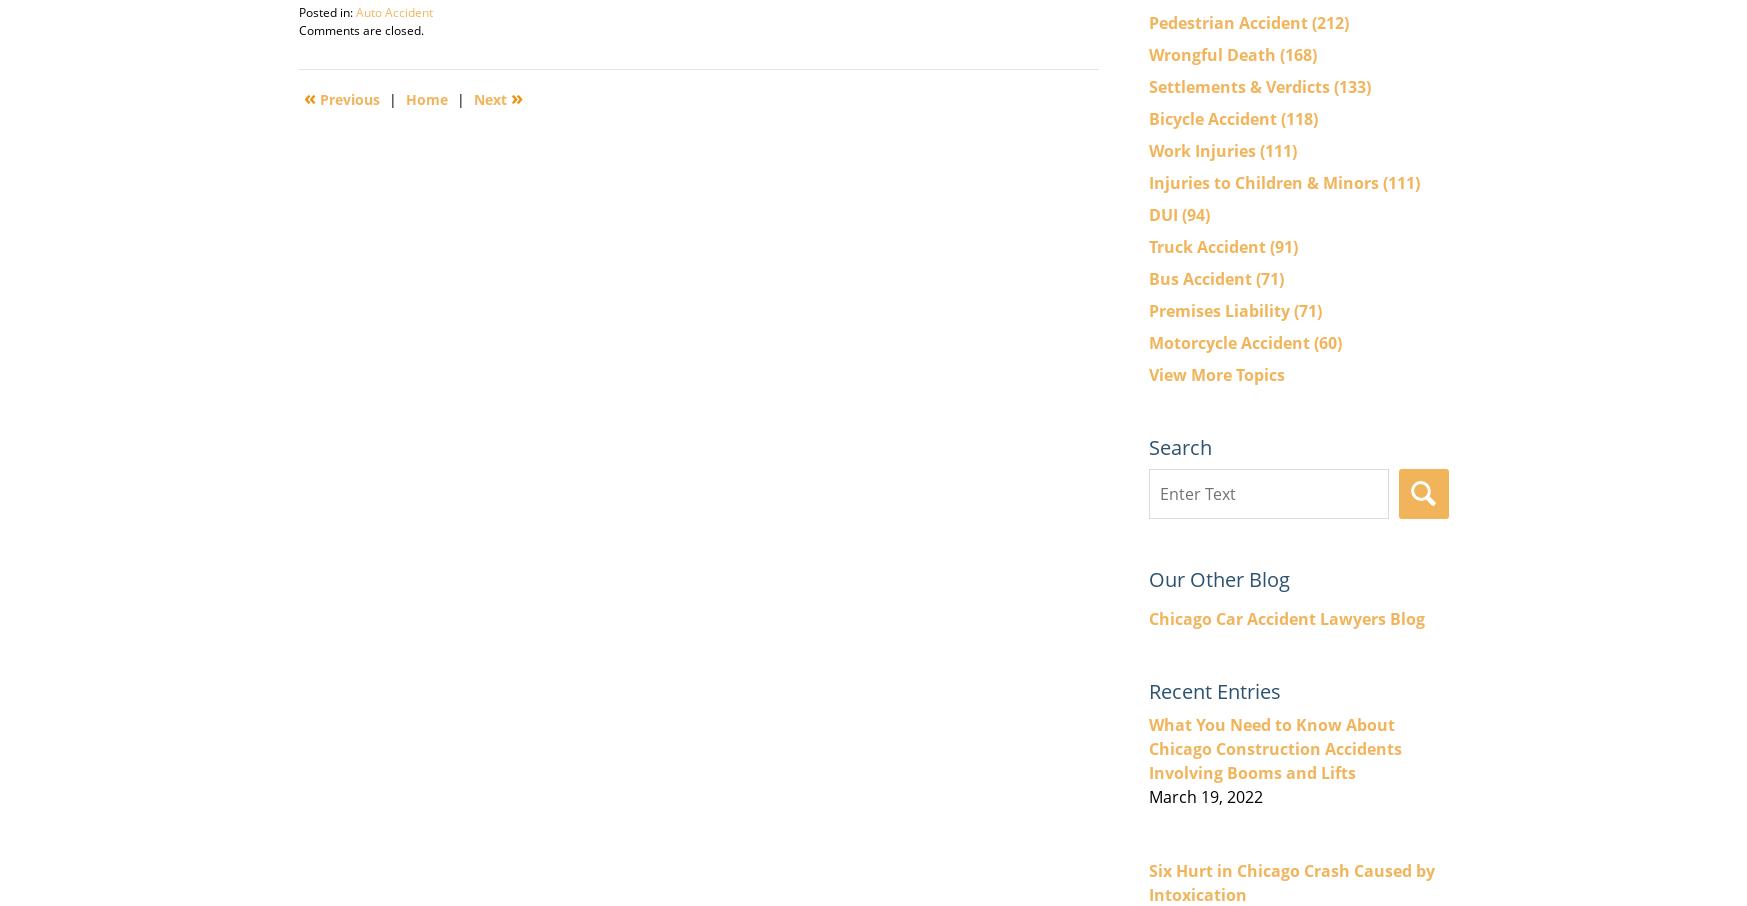 This screenshot has width=1747, height=906. I want to click on 'Wrongful Death', so click(1213, 53).